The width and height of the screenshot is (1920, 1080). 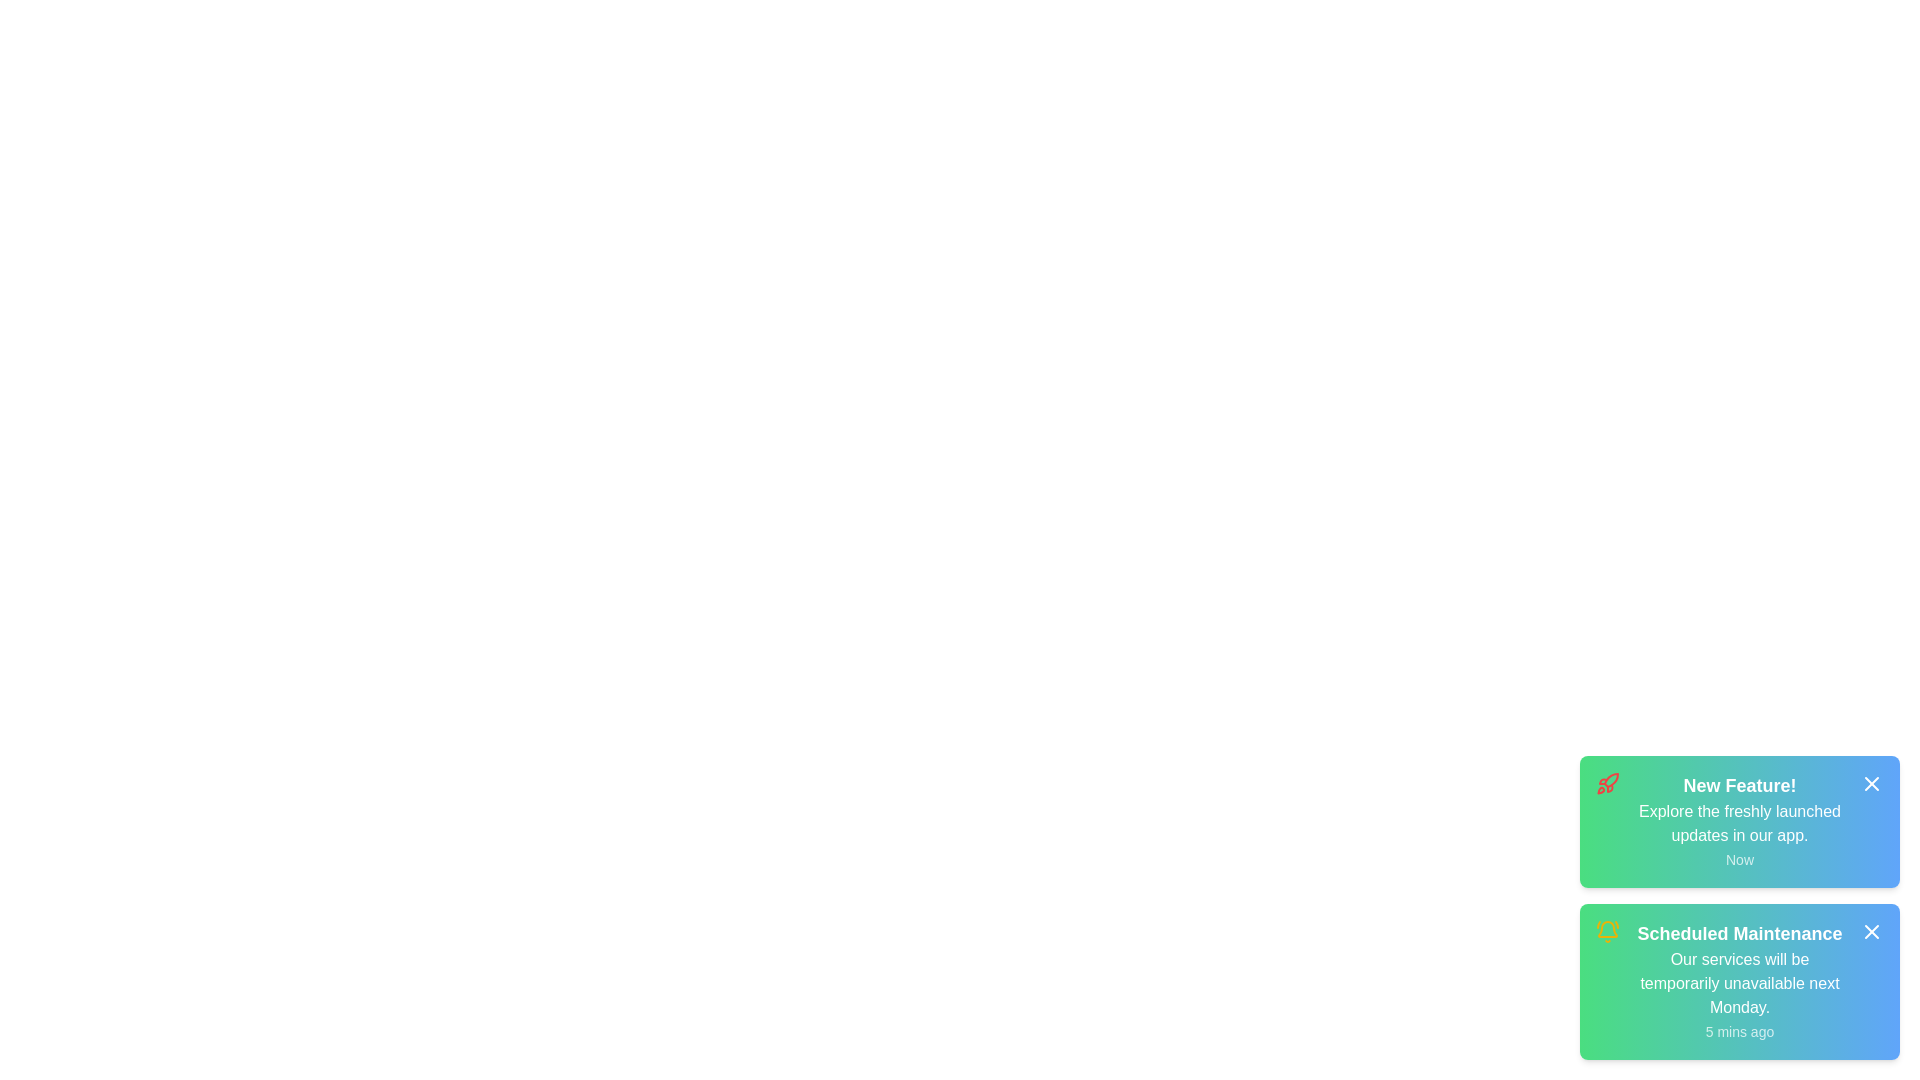 I want to click on close icon of the notification with title Scheduled Maintenance, so click(x=1871, y=932).